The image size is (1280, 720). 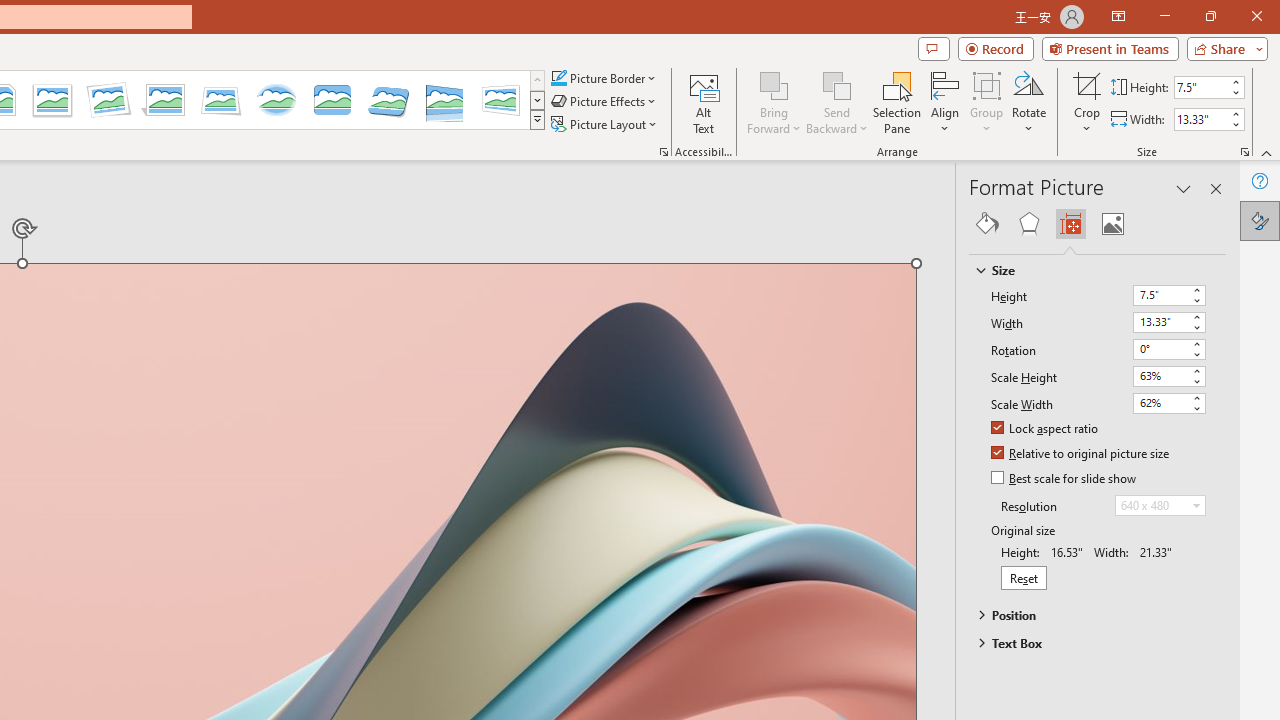 I want to click on 'Scale Width', so click(x=1160, y=402).